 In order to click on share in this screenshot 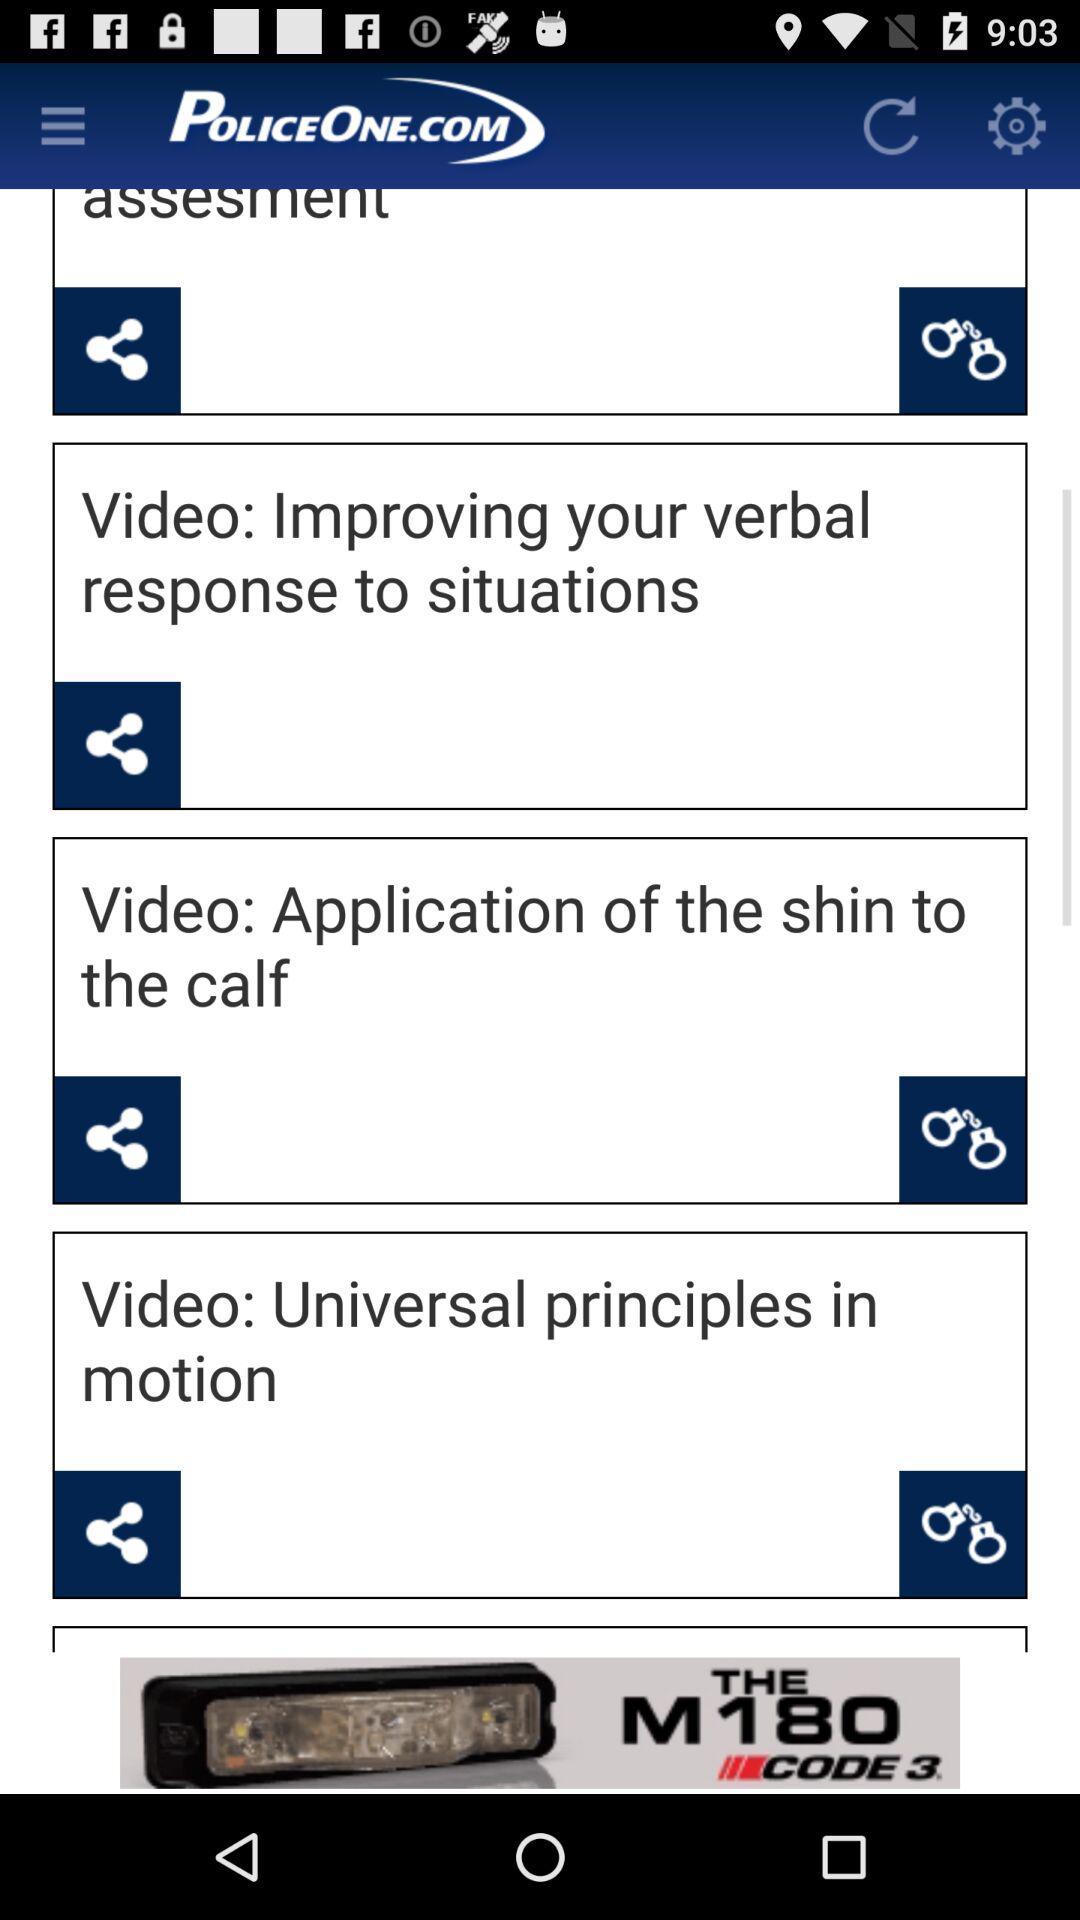, I will do `click(117, 1139)`.